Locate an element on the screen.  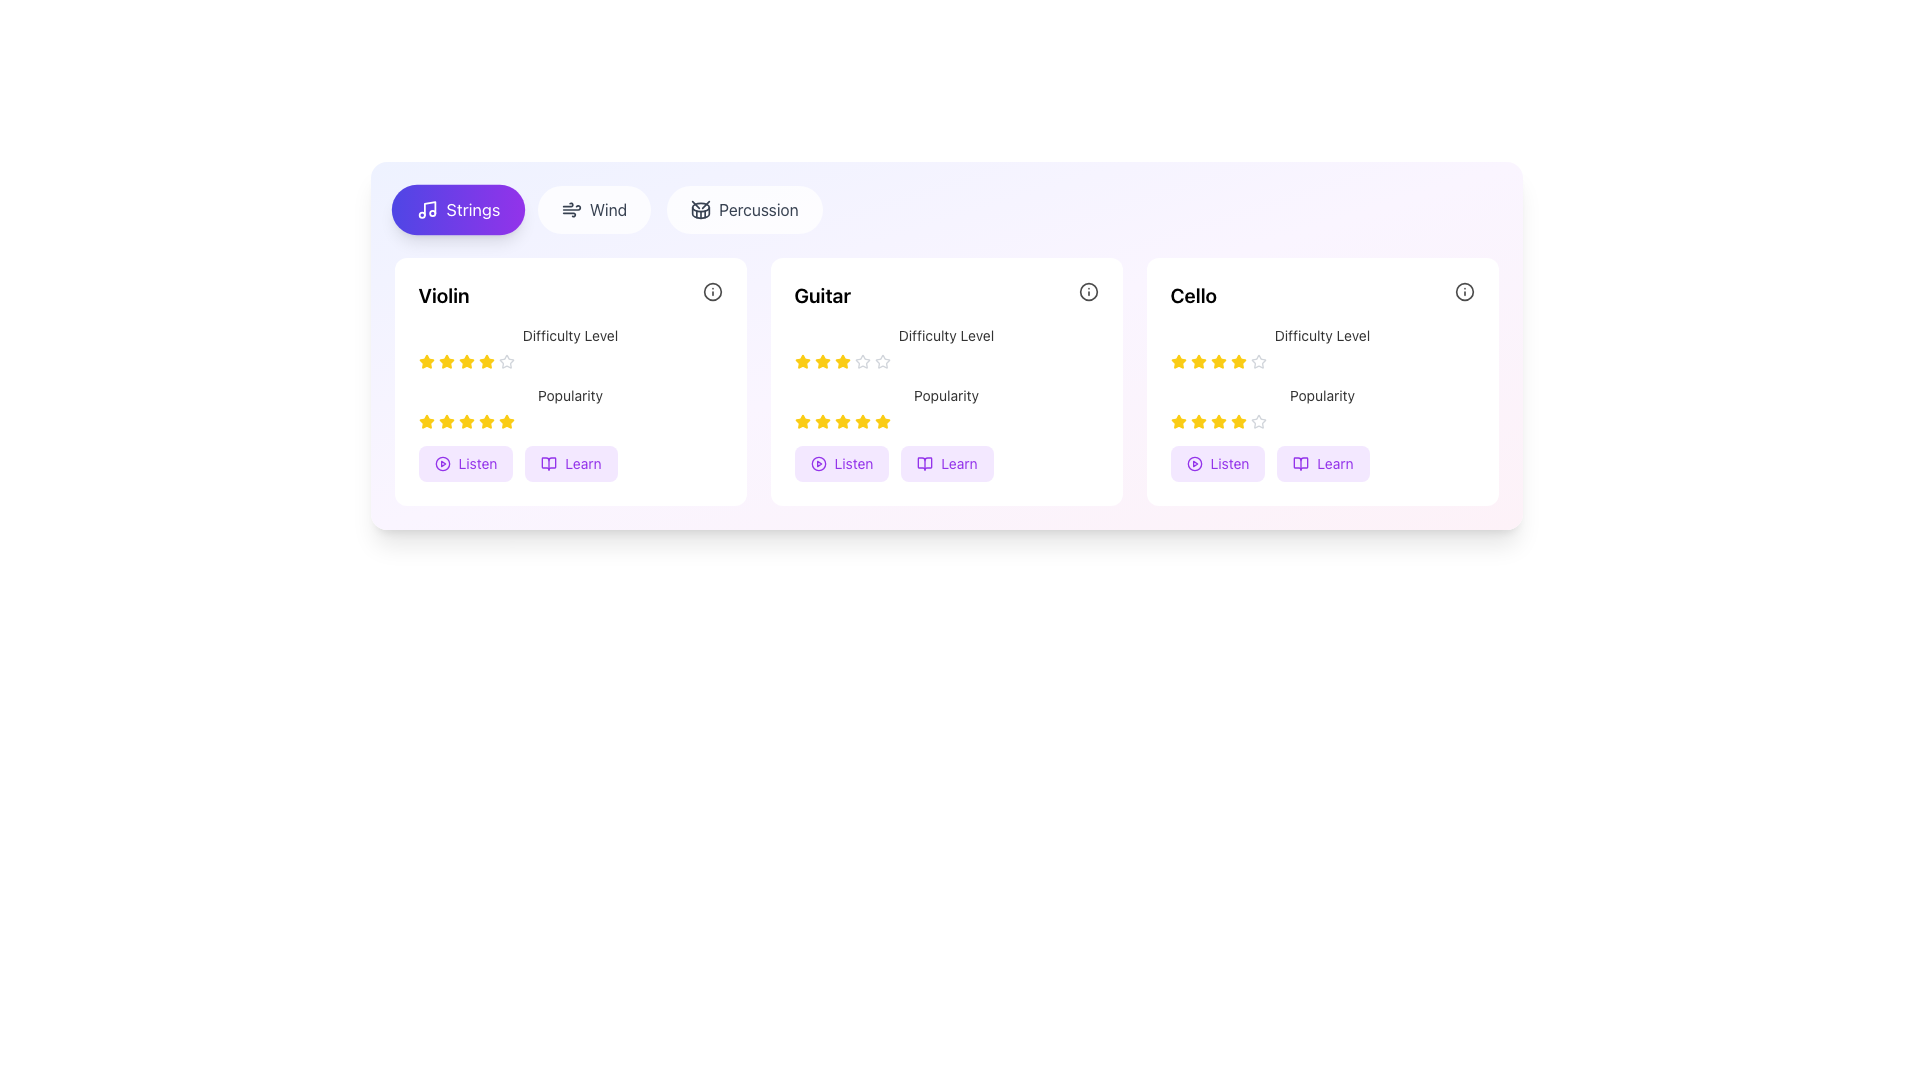
the circular play button located within the 'Listen' button group on the 'Violin' card to prompt a tooltip or animation is located at coordinates (441, 463).